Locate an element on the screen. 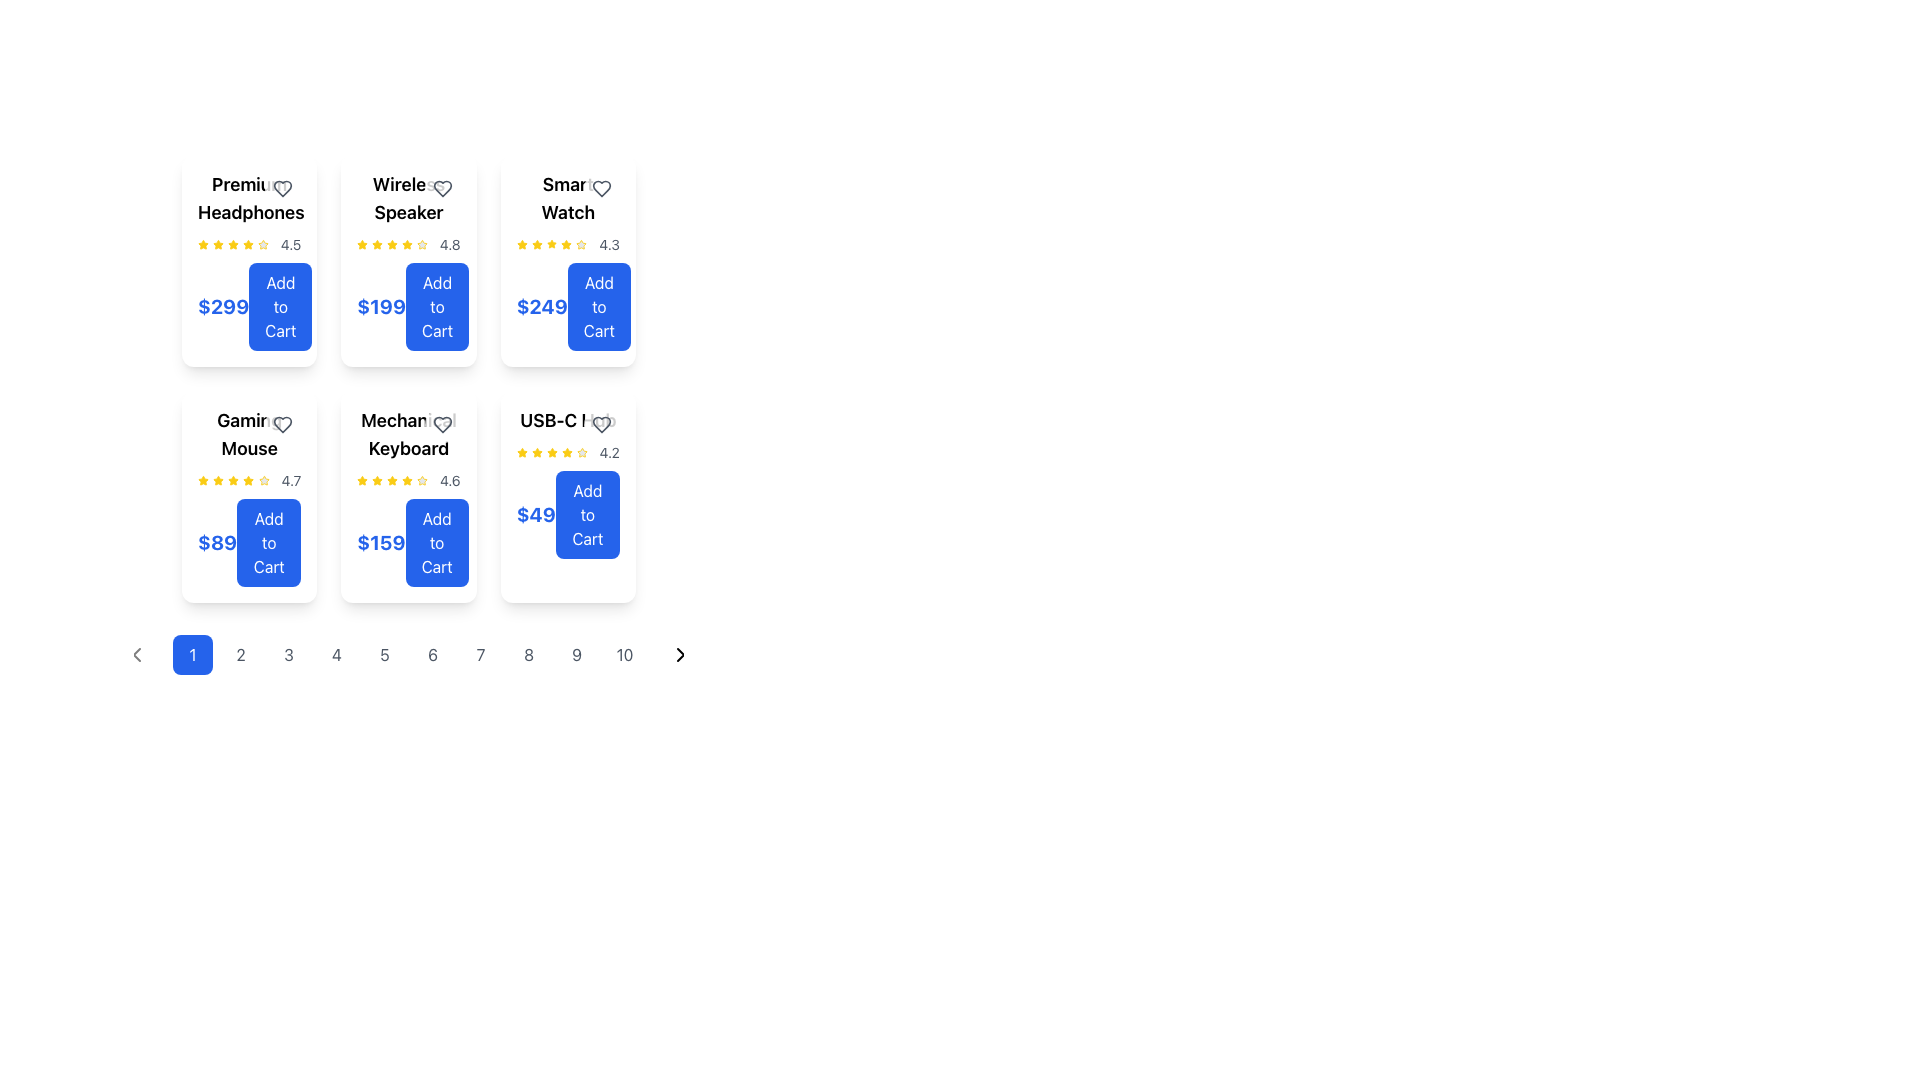 Image resolution: width=1920 pixels, height=1080 pixels. the label displaying the average rating of the 'Gamir Mouse', which is located in the second row, first column of the grid layout, adjacent to the star icons is located at coordinates (290, 481).